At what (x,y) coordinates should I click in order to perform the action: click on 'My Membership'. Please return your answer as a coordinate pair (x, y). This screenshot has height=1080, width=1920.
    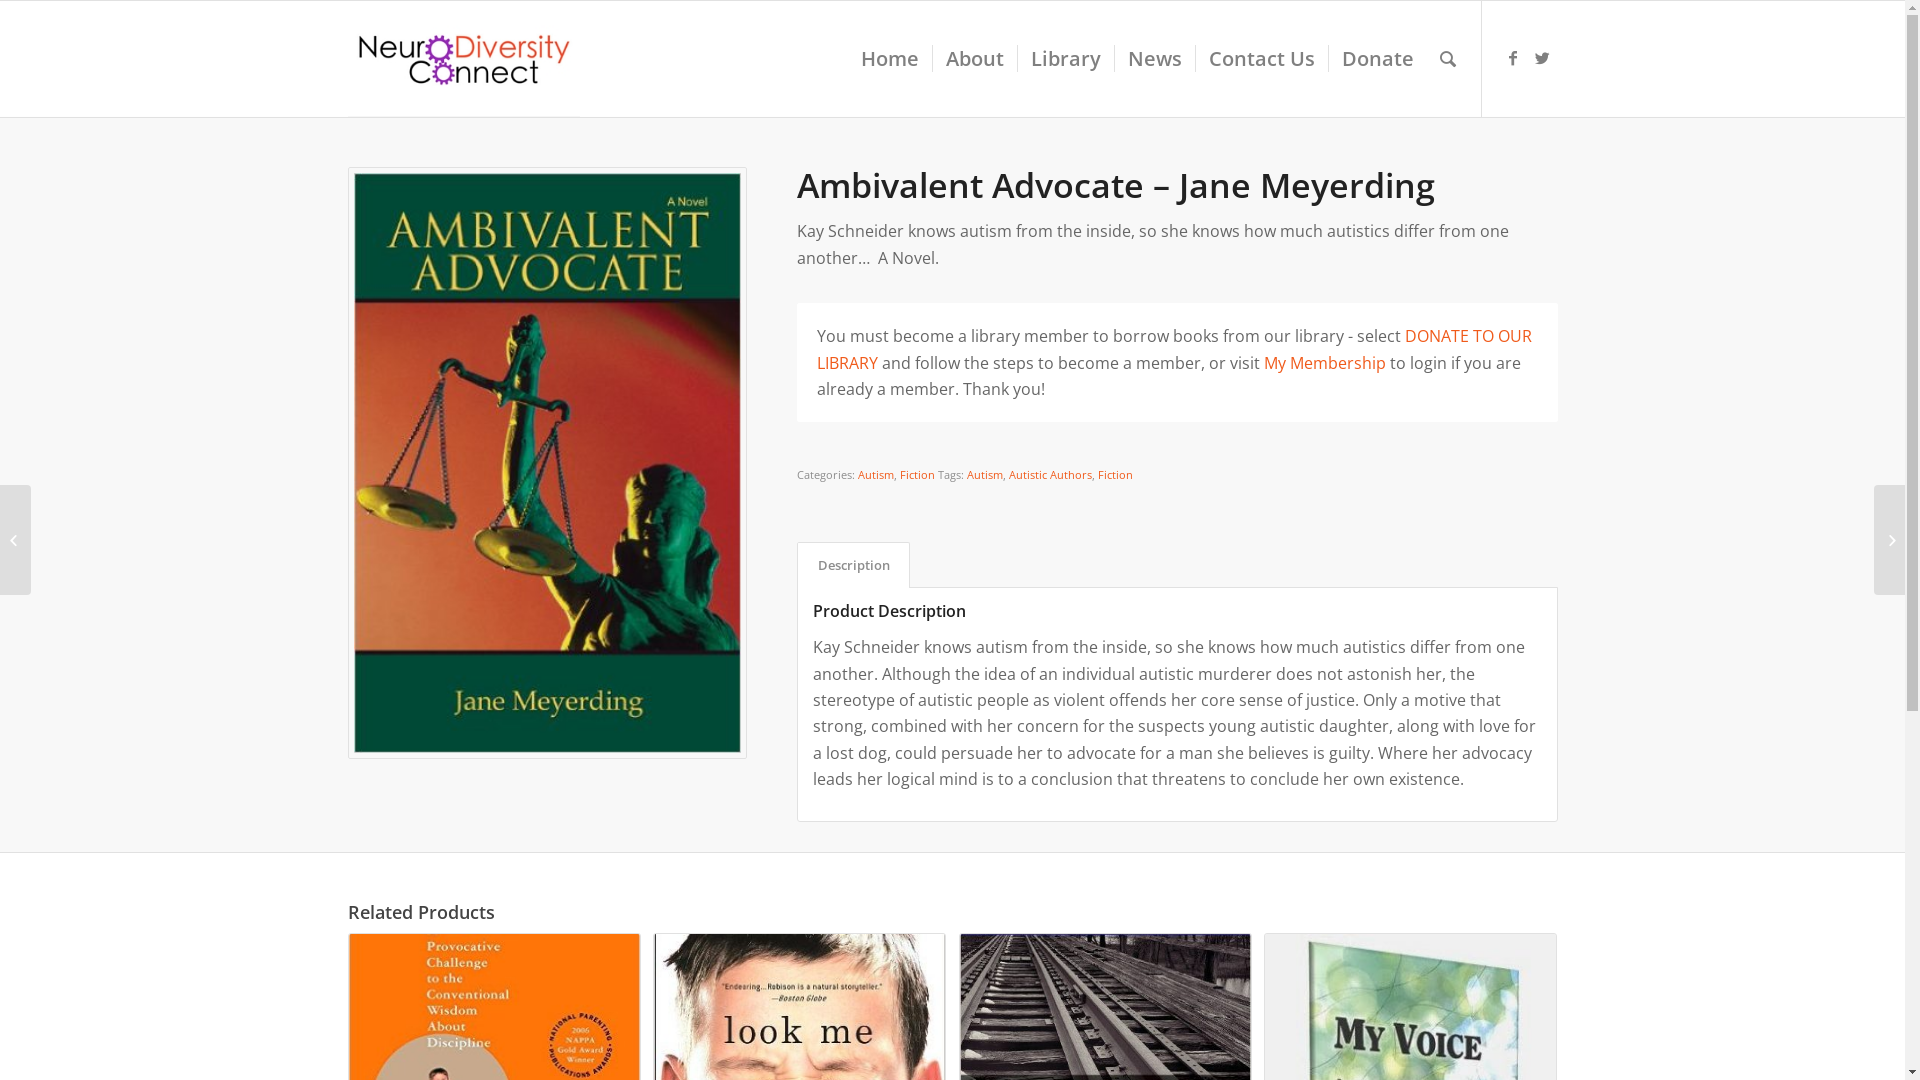
    Looking at the image, I should click on (1324, 362).